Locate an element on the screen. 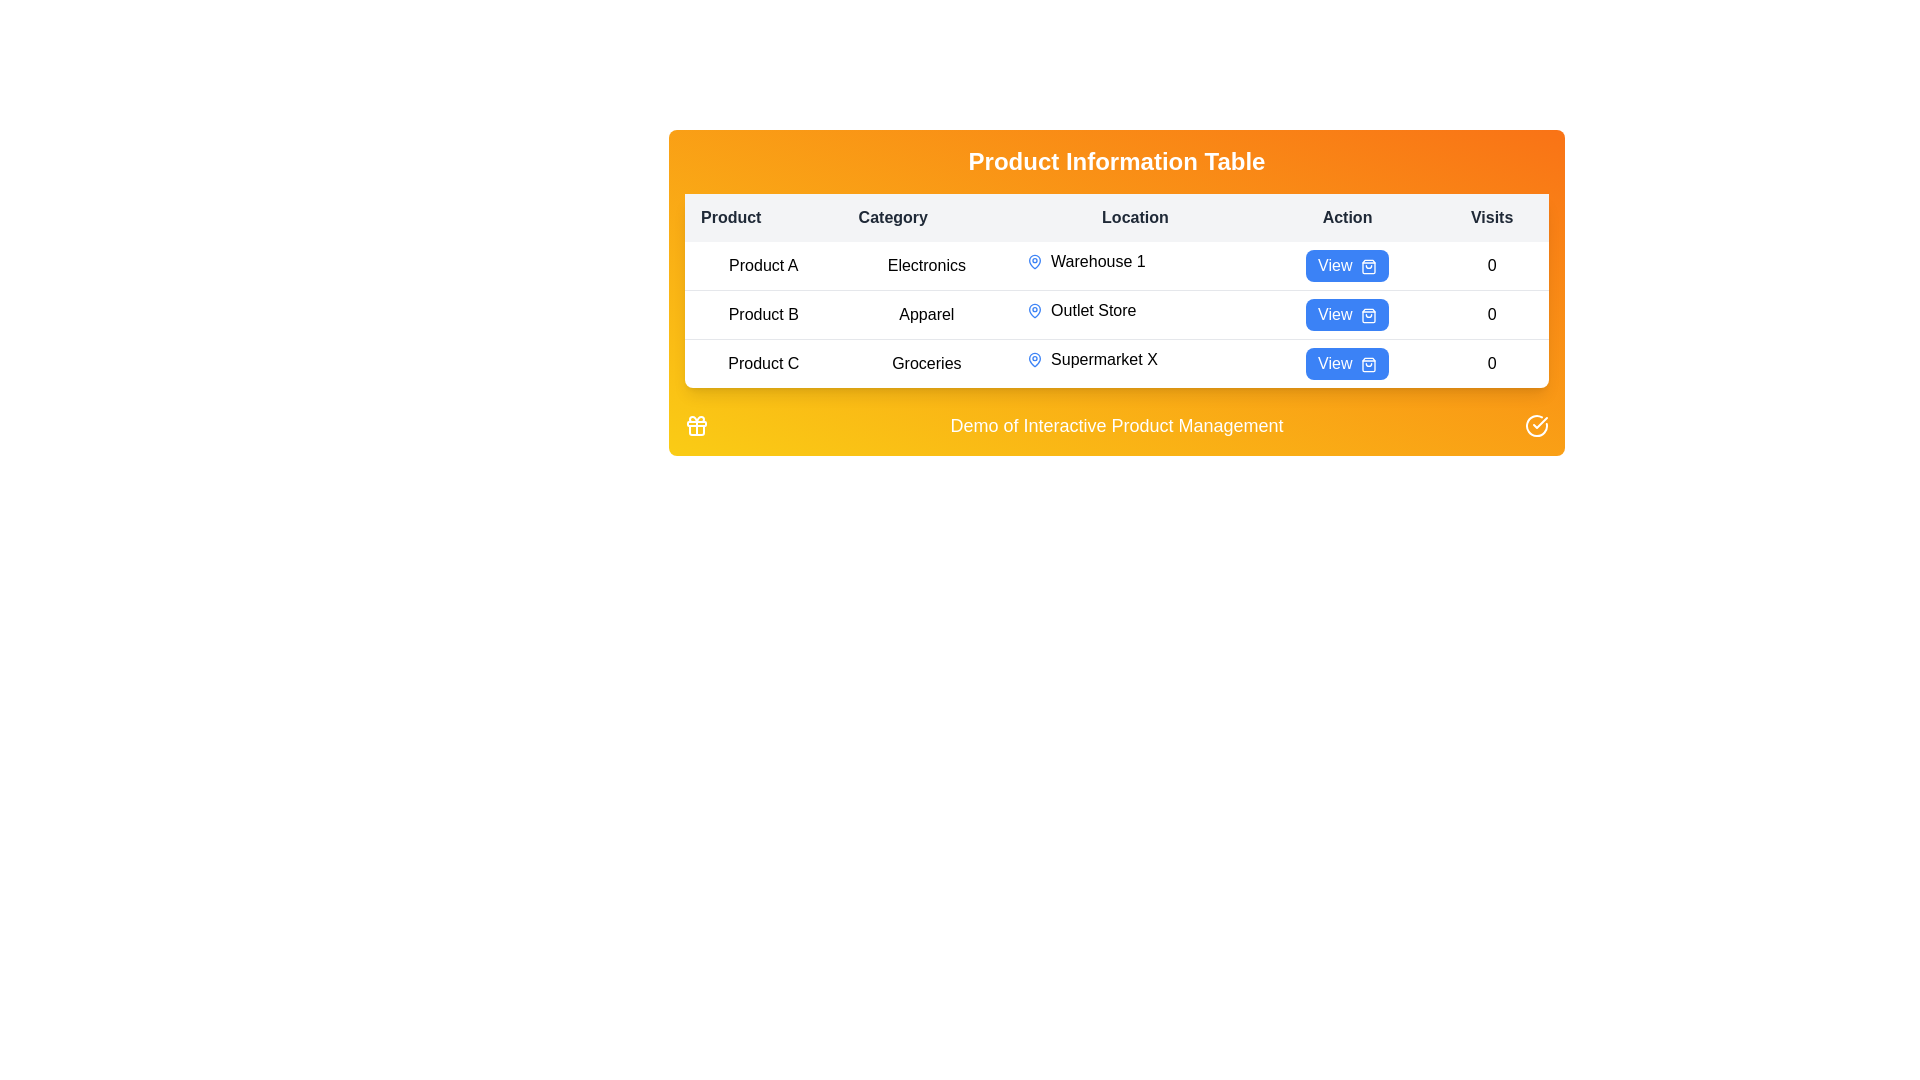 Image resolution: width=1920 pixels, height=1080 pixels. the styled text label displaying '0' that is centrally aligned within the 'Visits' column of the 'Product Information Table' for 'Product C' is located at coordinates (1492, 363).